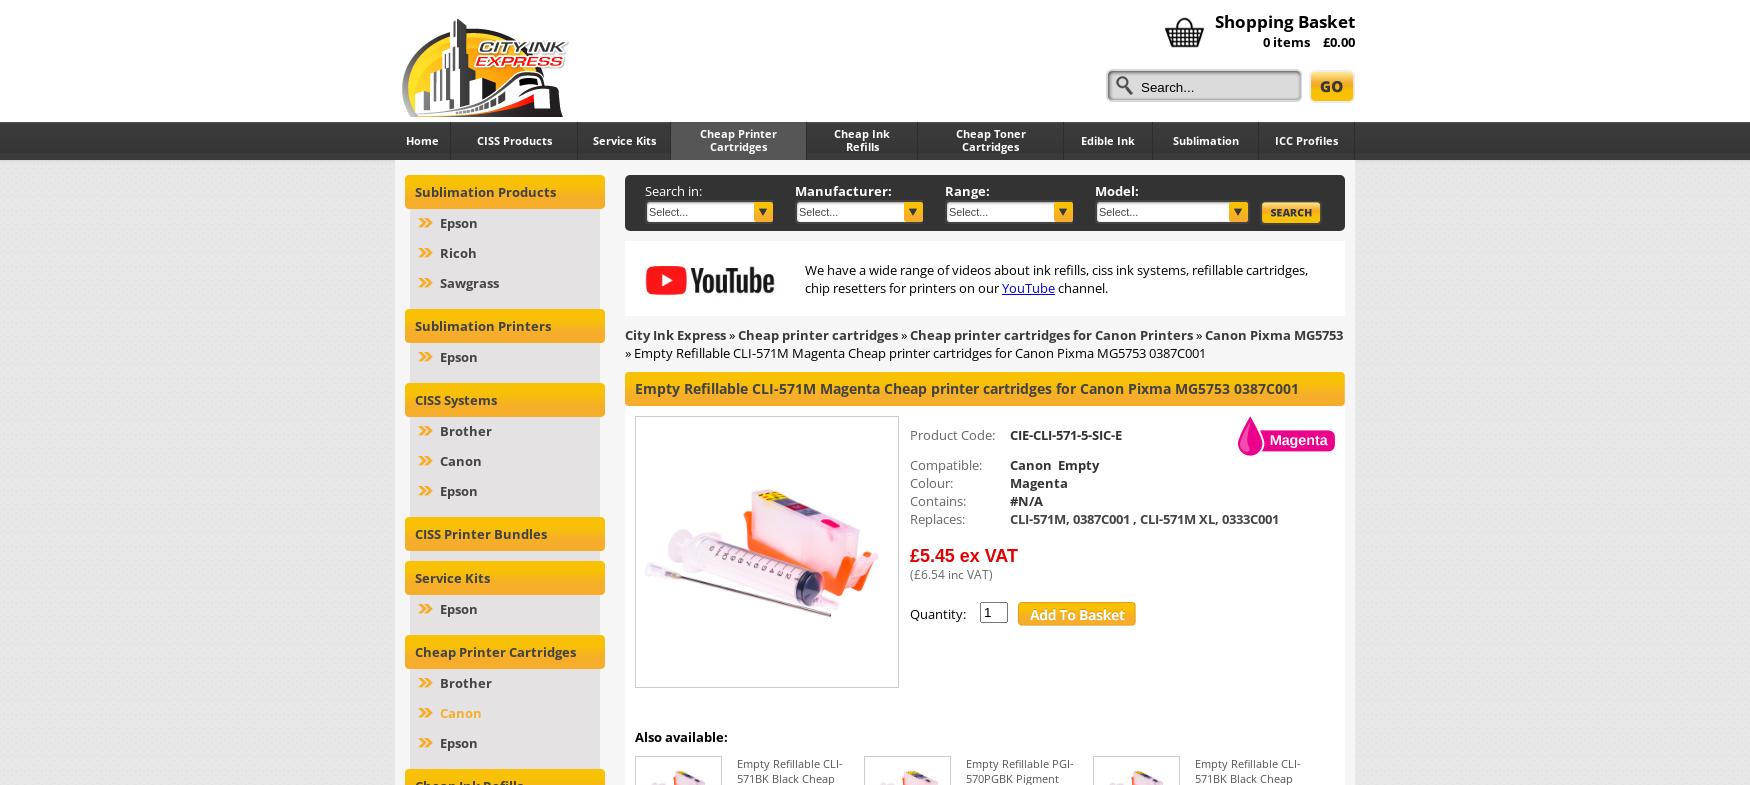 This screenshot has width=1750, height=785. What do you see at coordinates (1081, 287) in the screenshot?
I see `'channel.'` at bounding box center [1081, 287].